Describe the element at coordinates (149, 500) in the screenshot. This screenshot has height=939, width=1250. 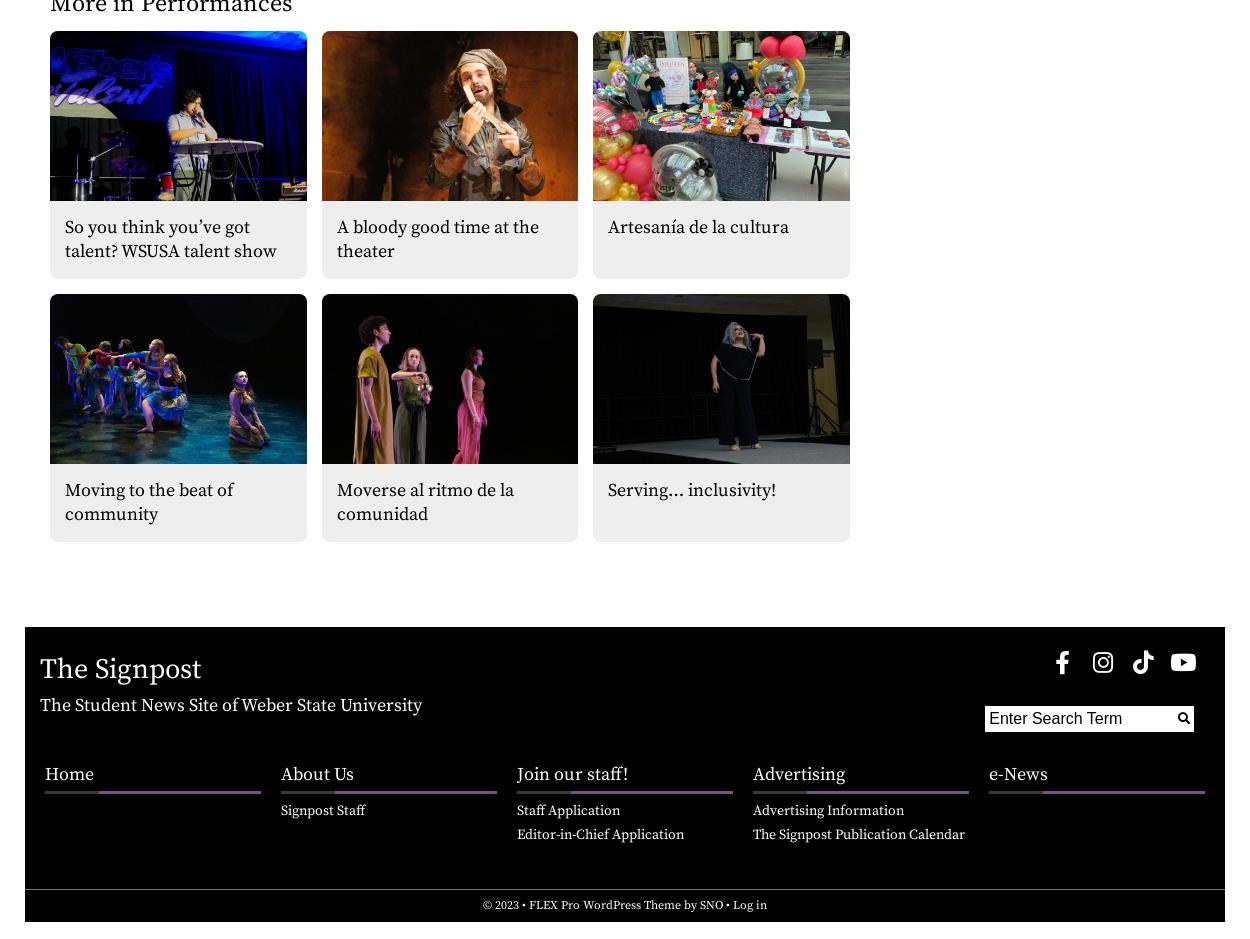
I see `'Moving to the beat of community'` at that location.